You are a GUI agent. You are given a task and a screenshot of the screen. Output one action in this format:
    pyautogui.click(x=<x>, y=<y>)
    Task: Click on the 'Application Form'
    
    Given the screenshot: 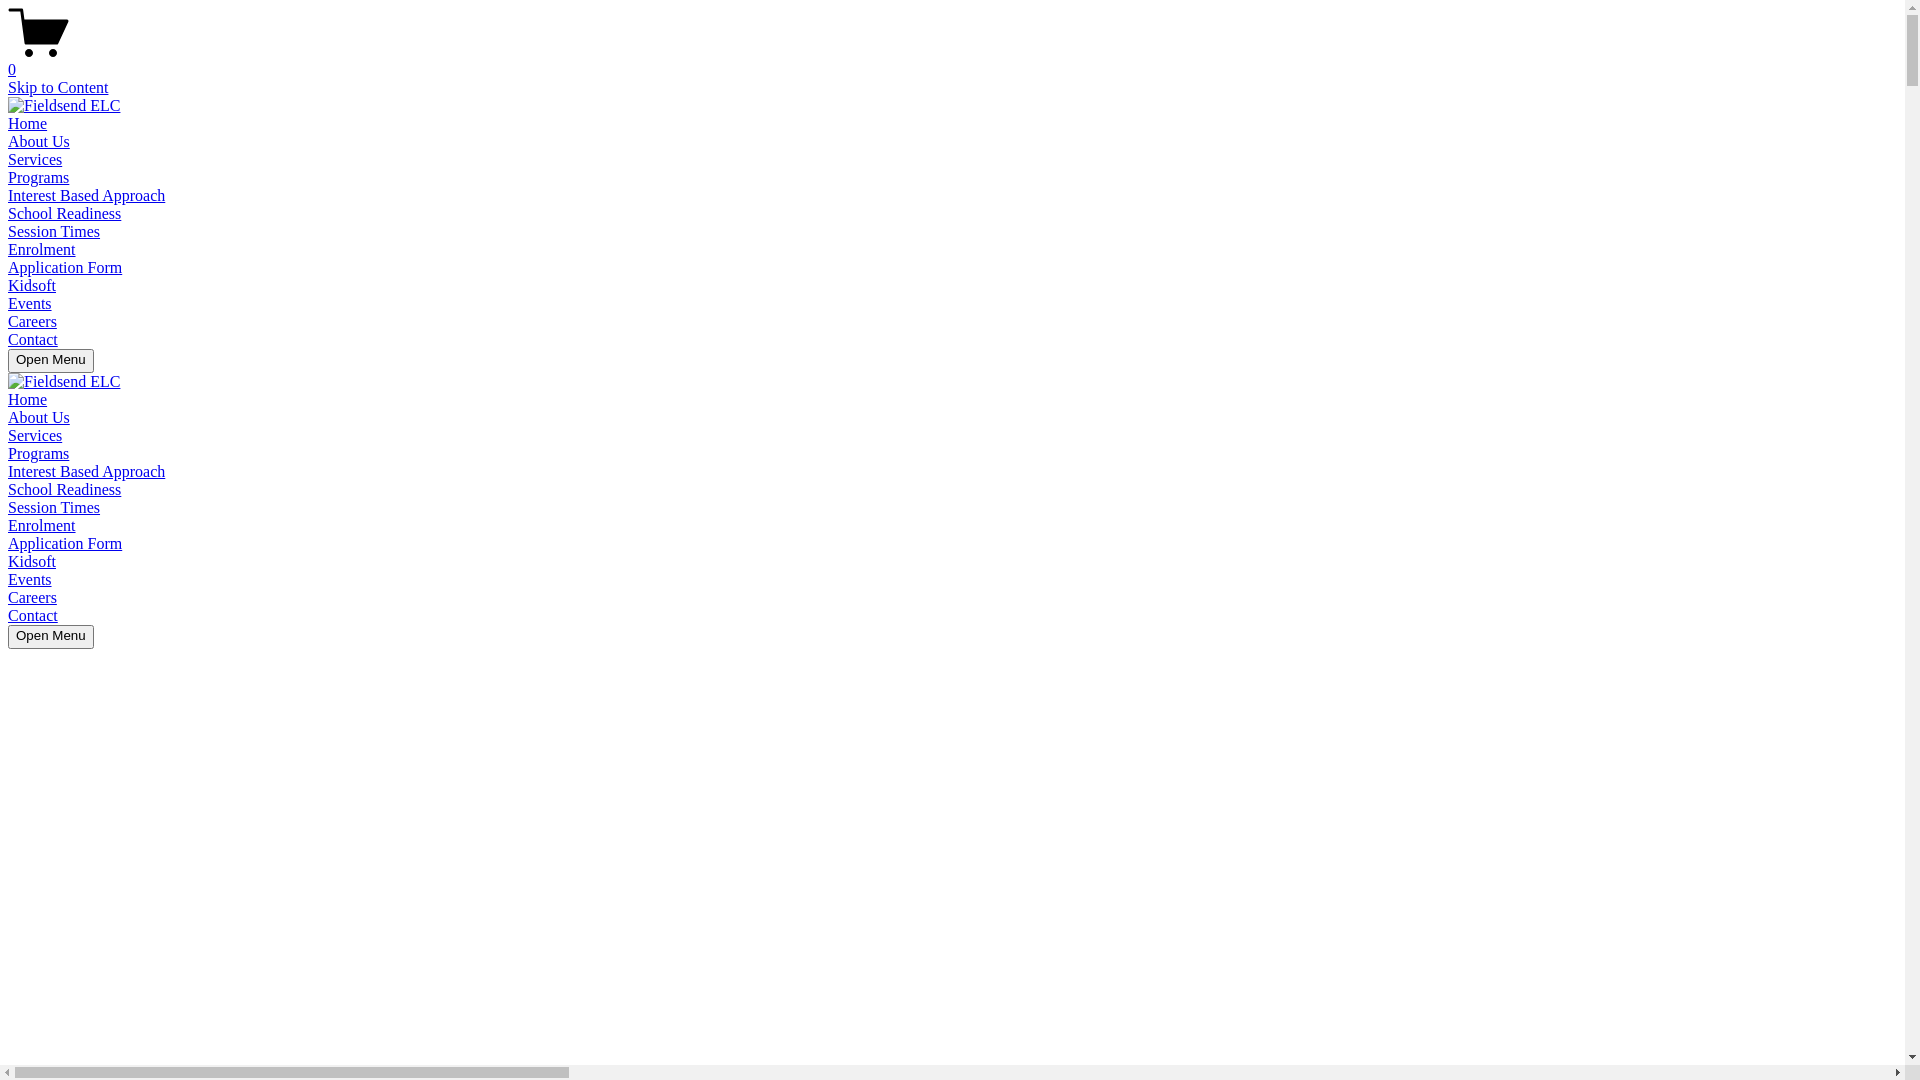 What is the action you would take?
    pyautogui.click(x=65, y=266)
    